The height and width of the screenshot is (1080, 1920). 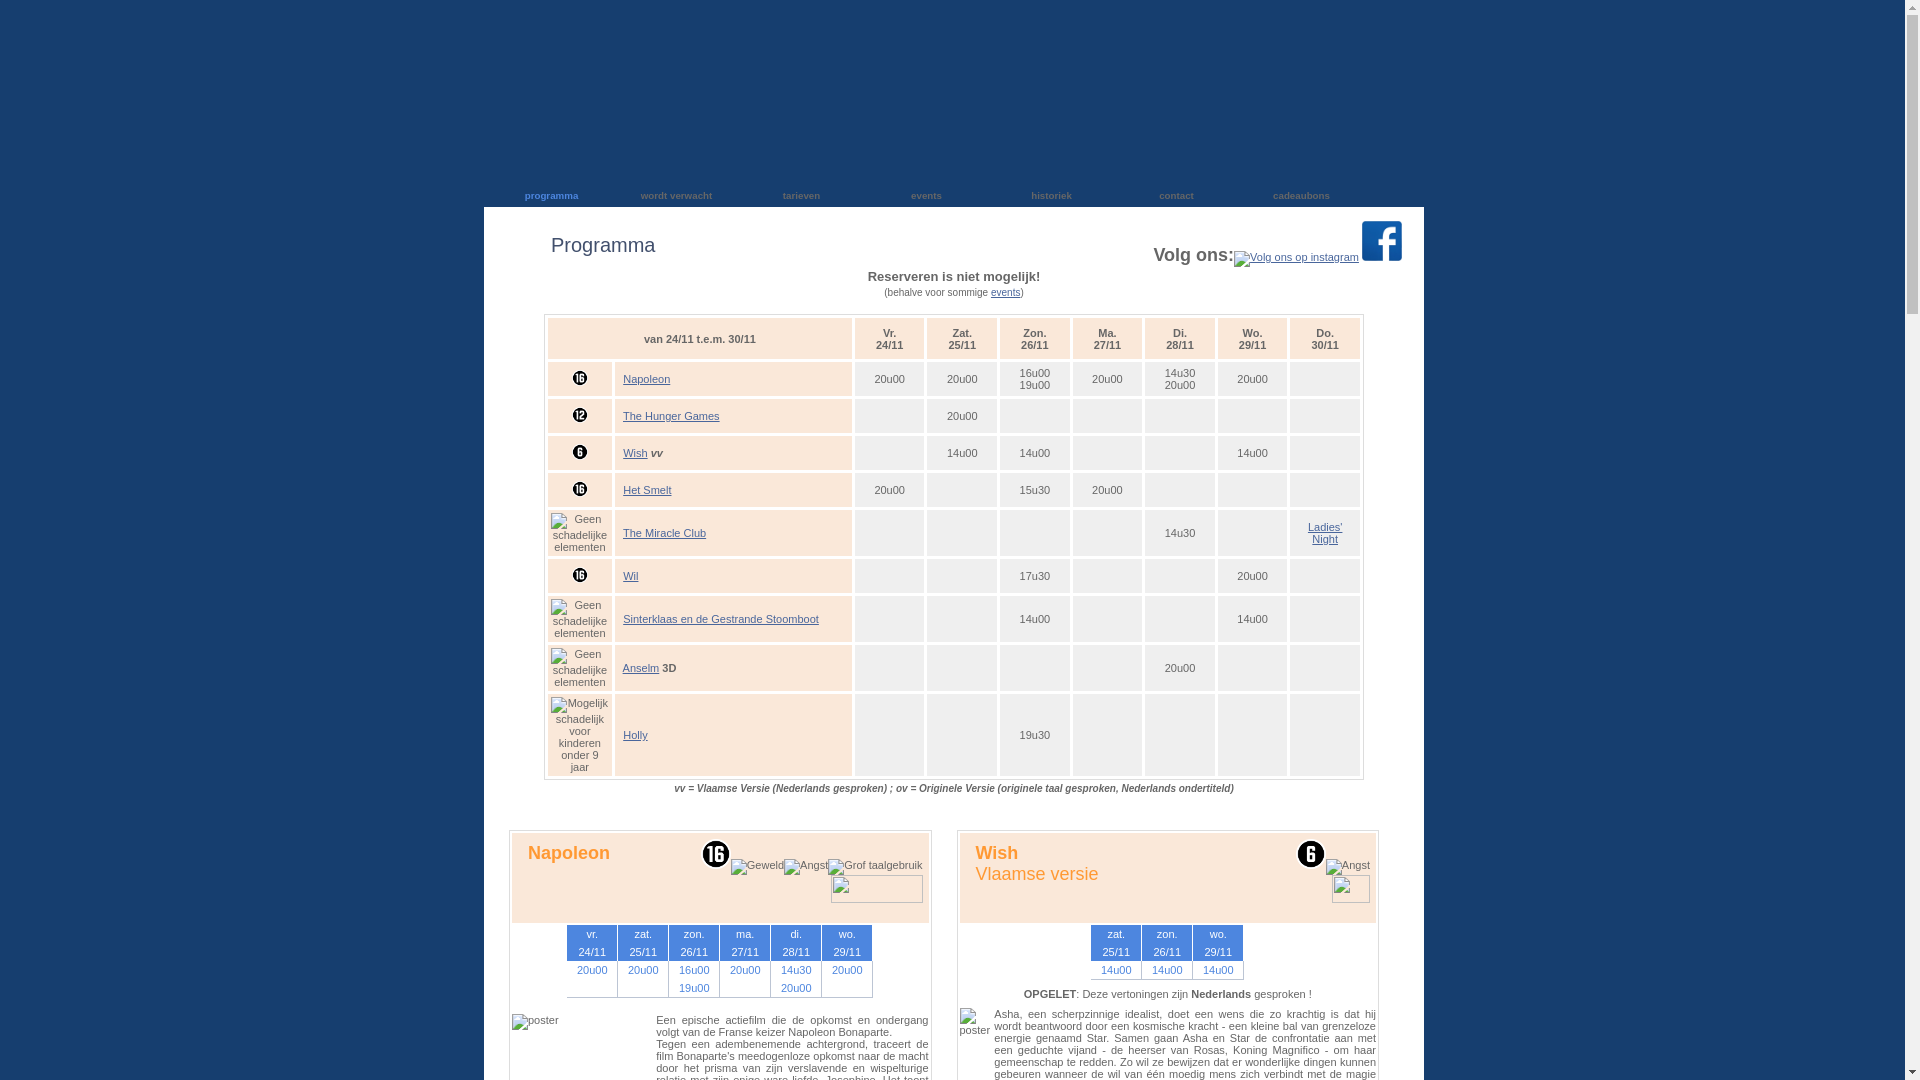 I want to click on 'cadeaubons', so click(x=1247, y=195).